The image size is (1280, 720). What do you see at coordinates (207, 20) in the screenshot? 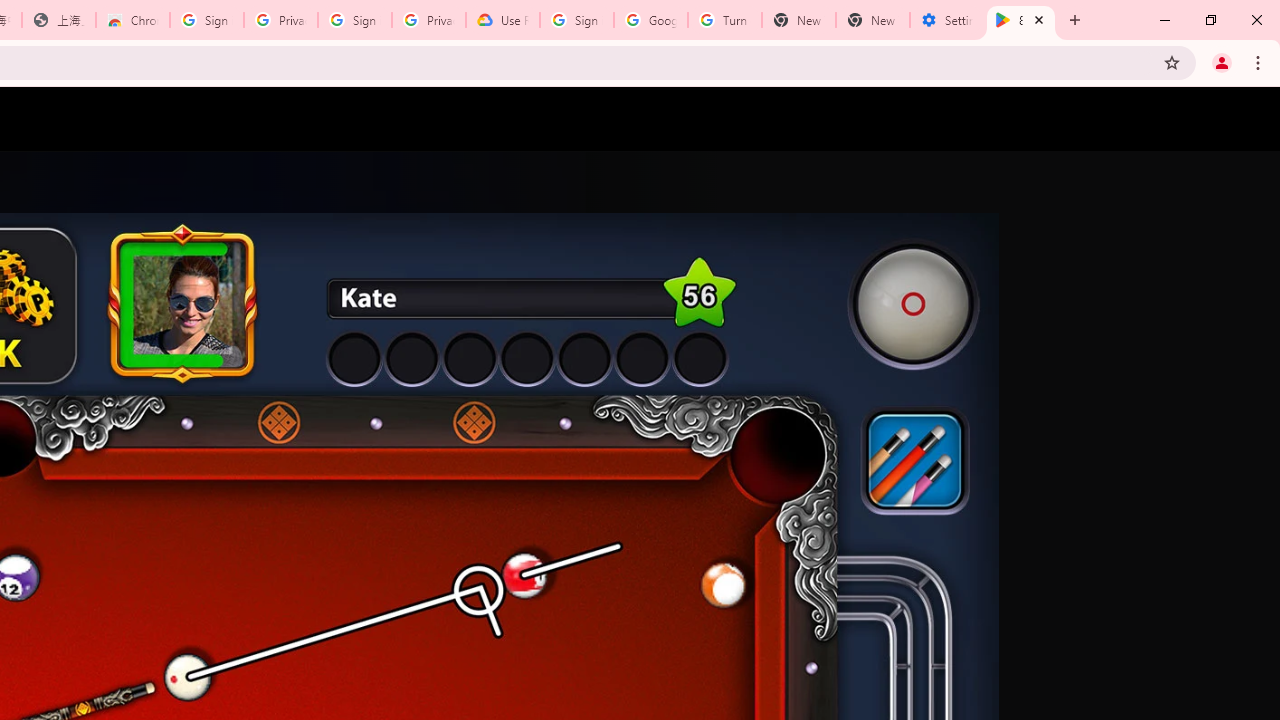
I see `'Sign in - Google Accounts'` at bounding box center [207, 20].